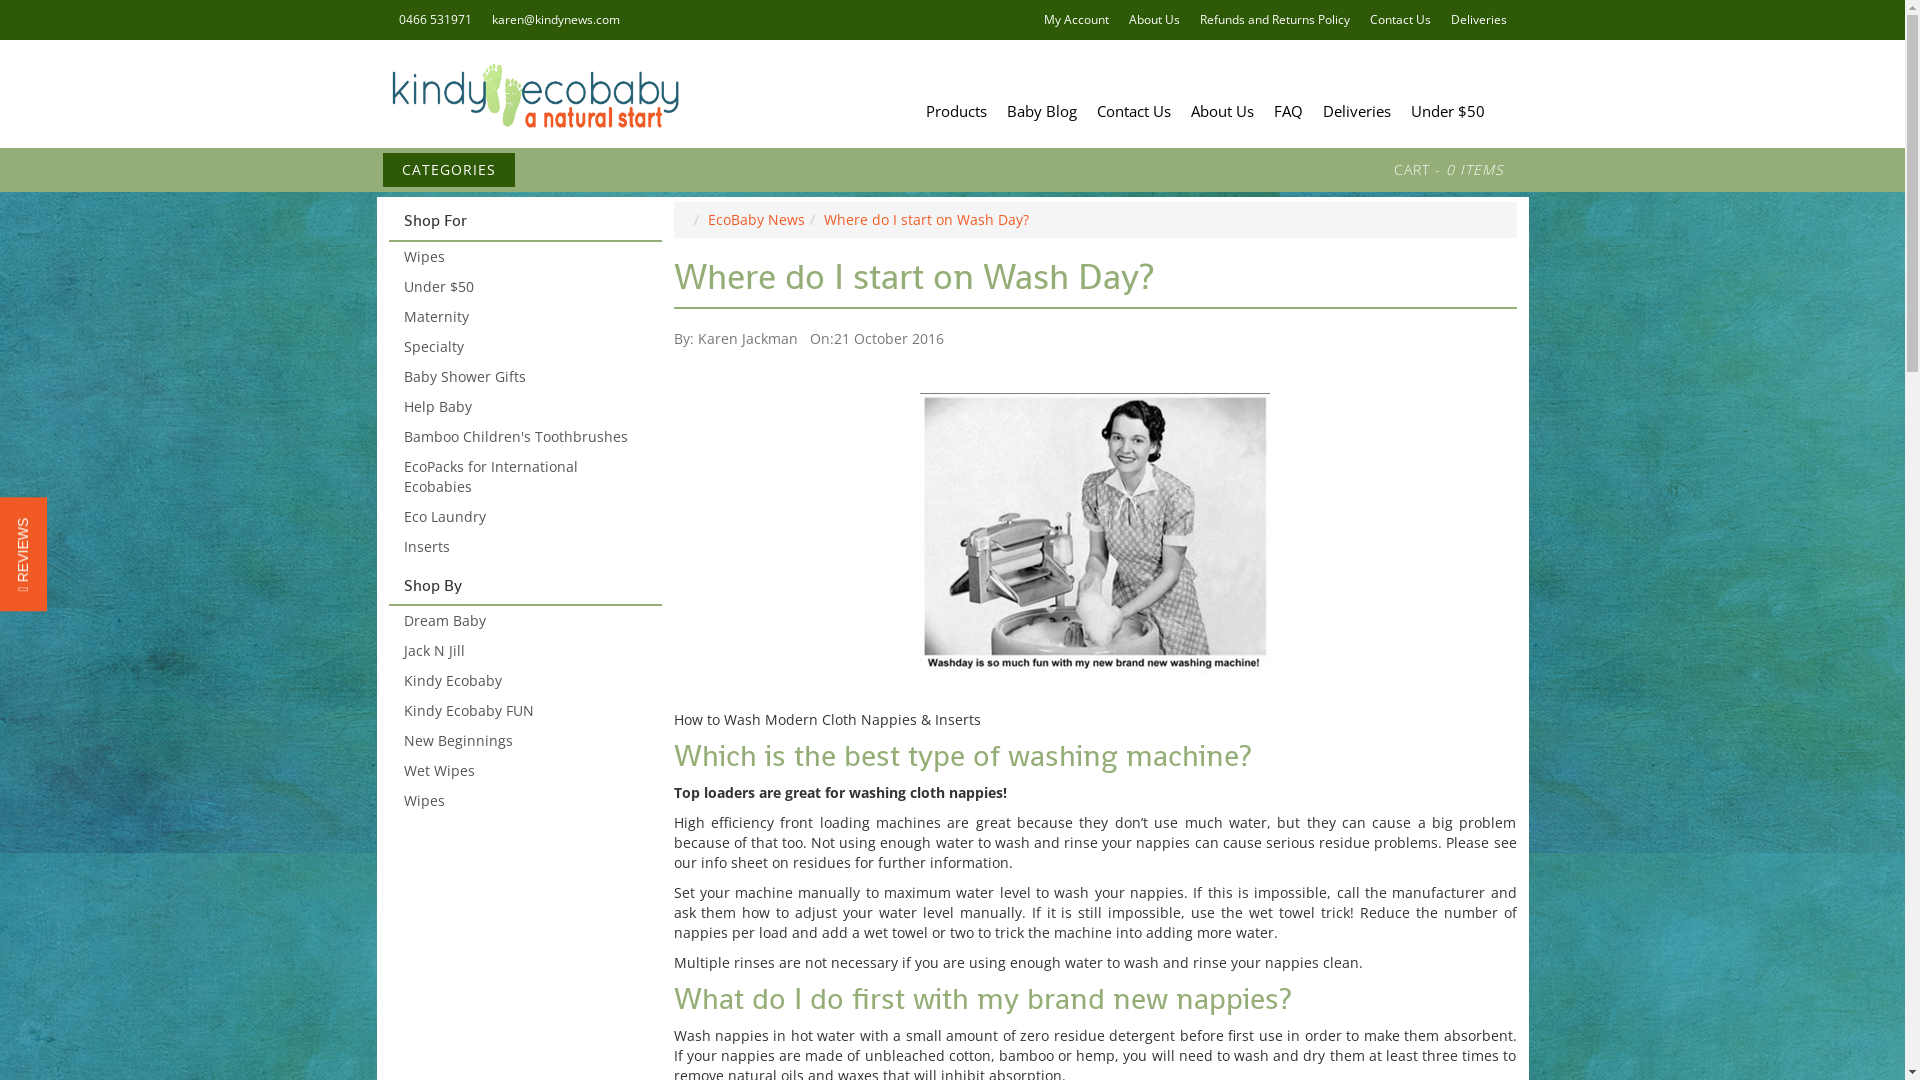  I want to click on 'EcoPacks for International Ecobabies', so click(524, 477).